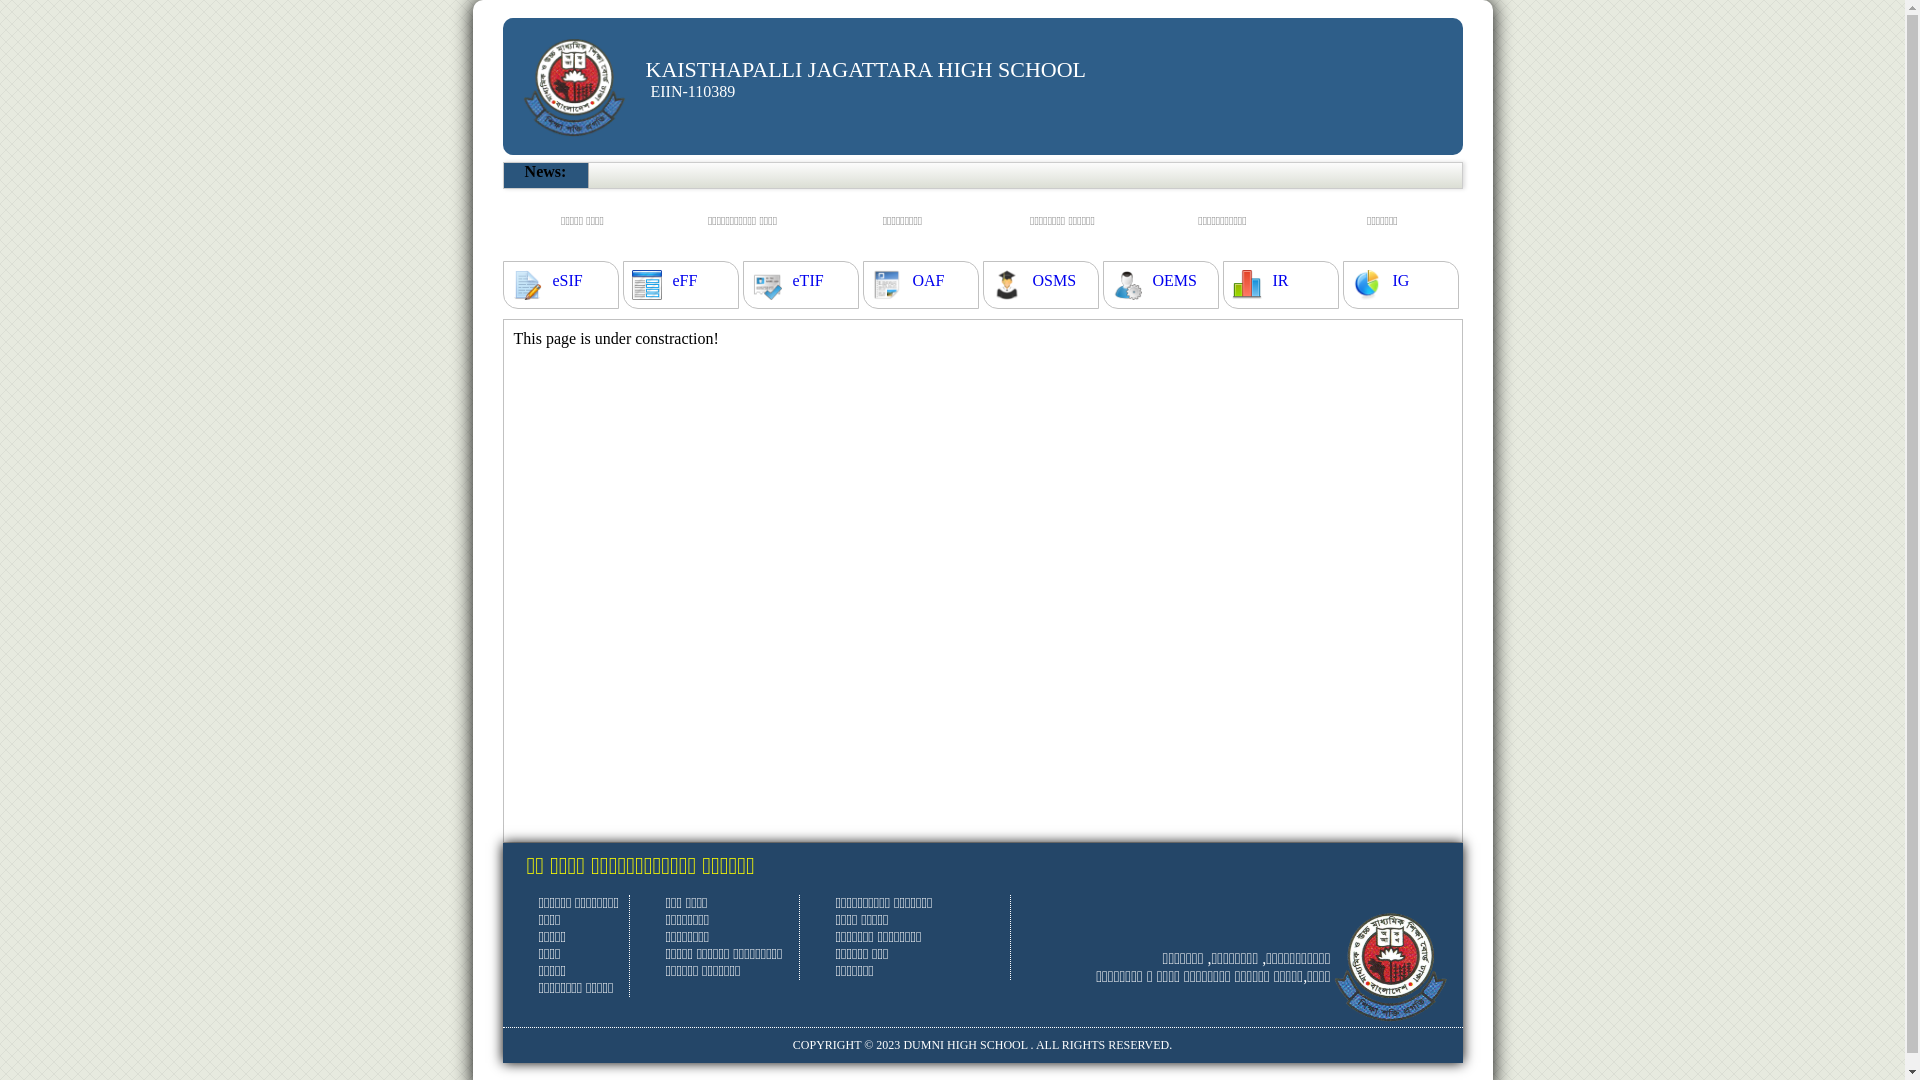  I want to click on 'eFF', so click(684, 281).